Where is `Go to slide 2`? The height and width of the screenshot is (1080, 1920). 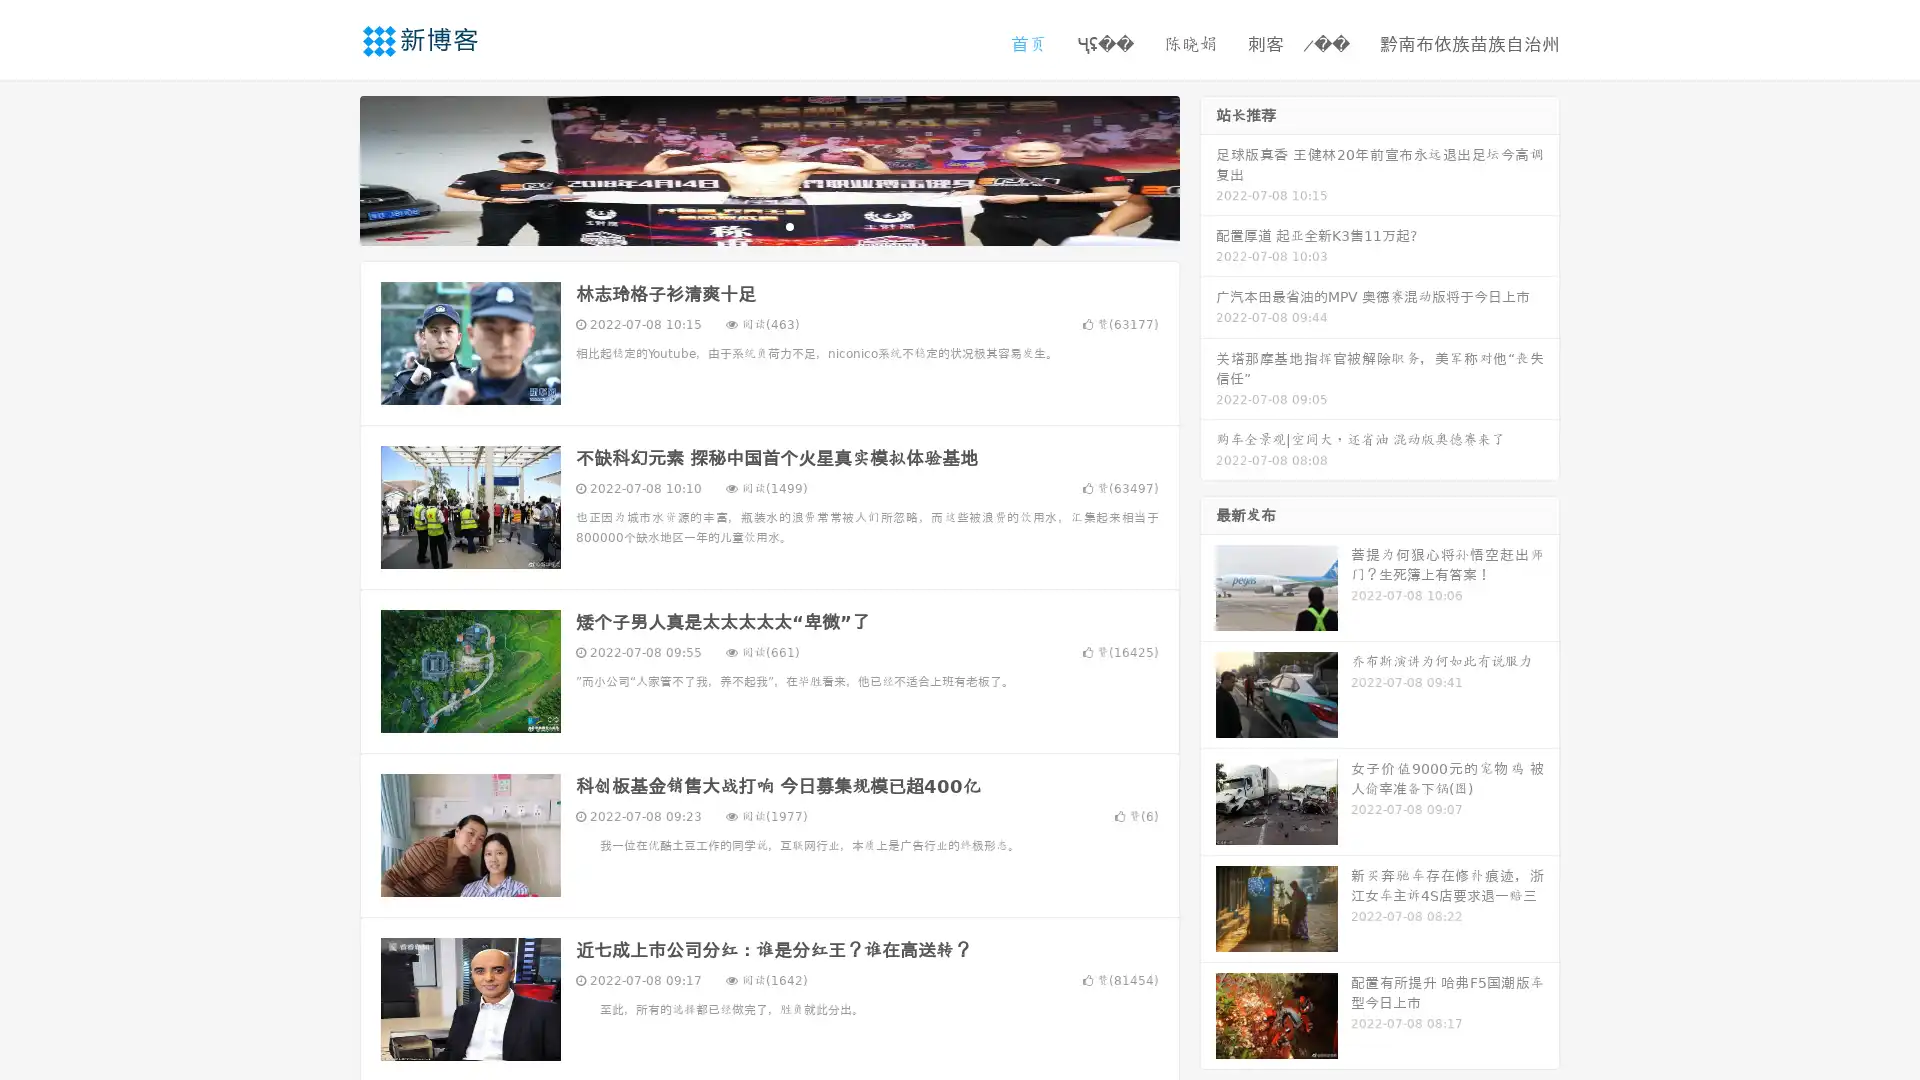 Go to slide 2 is located at coordinates (768, 225).